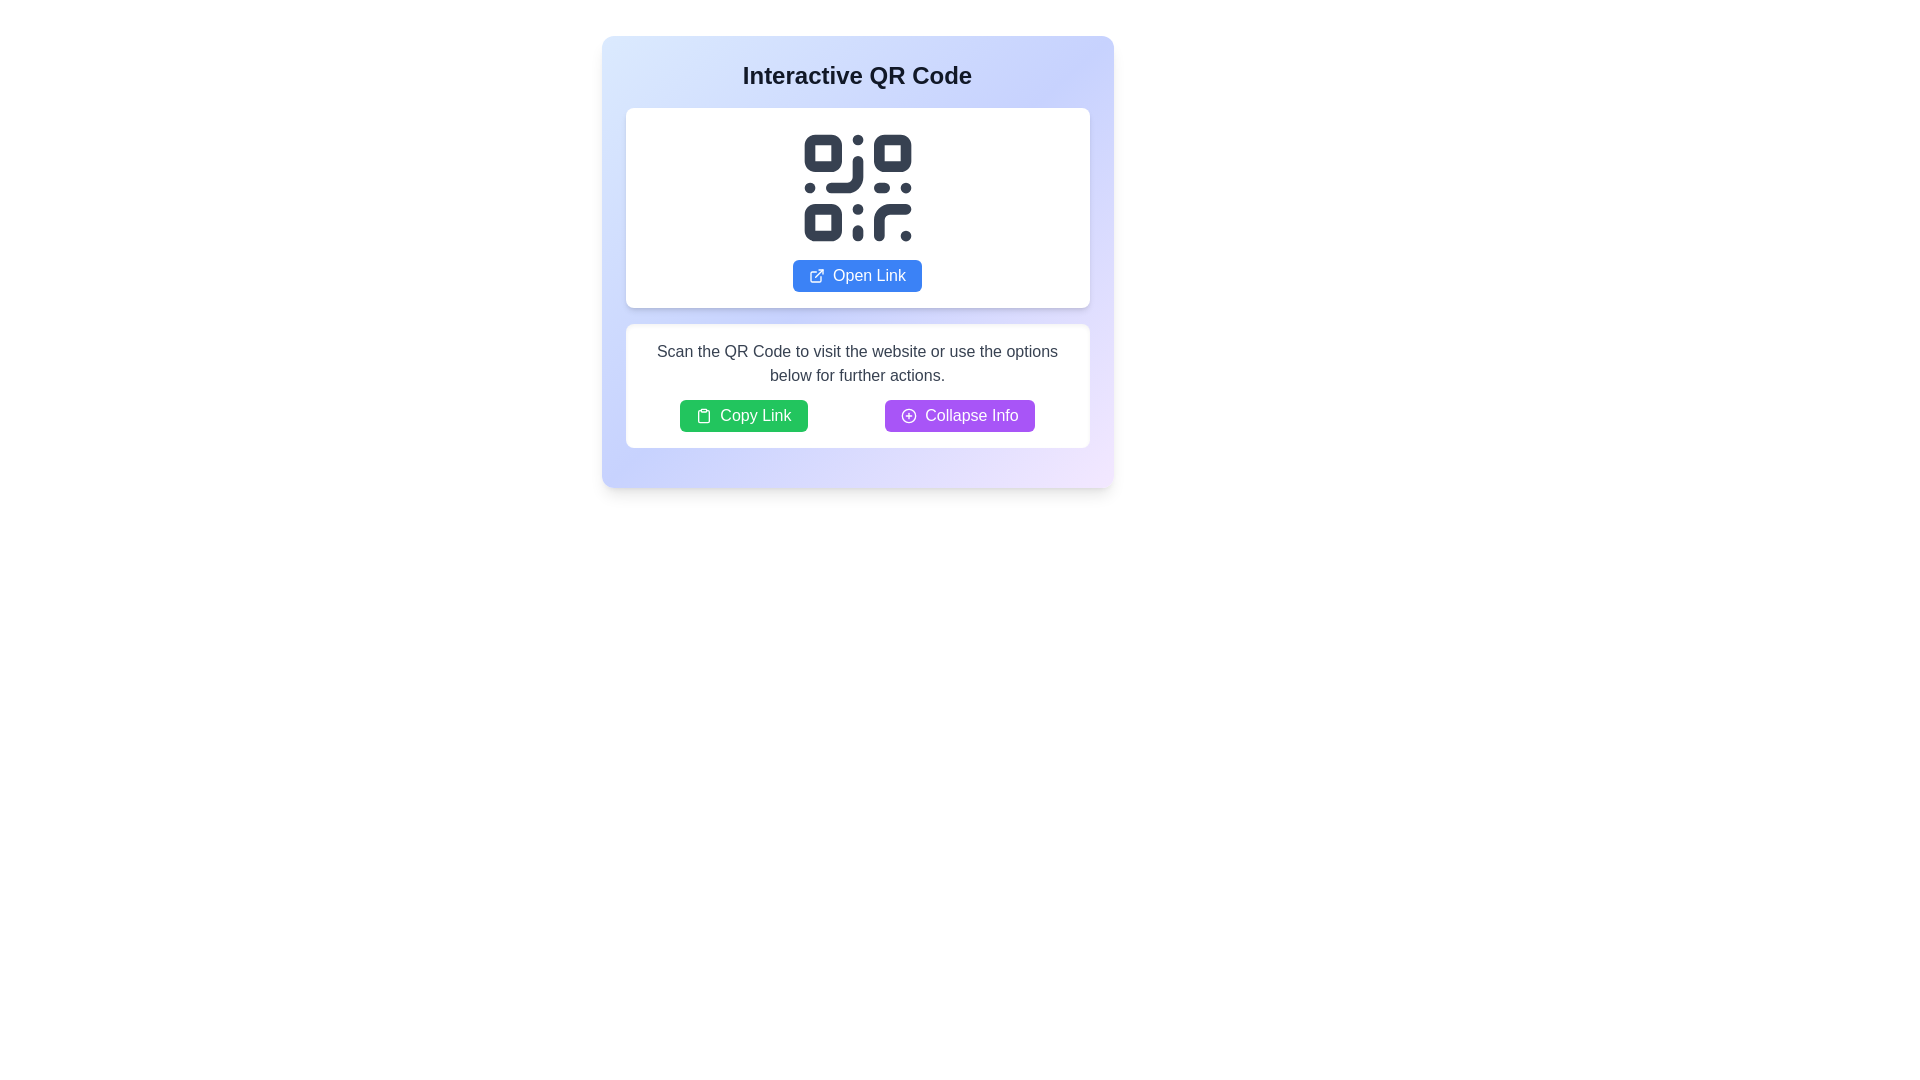  I want to click on the external link icon, which is a small rectangle with a diagonal arrow, located to the left of the text 'Open Link' within a blue button in the top-middle section of the interface, so click(816, 276).